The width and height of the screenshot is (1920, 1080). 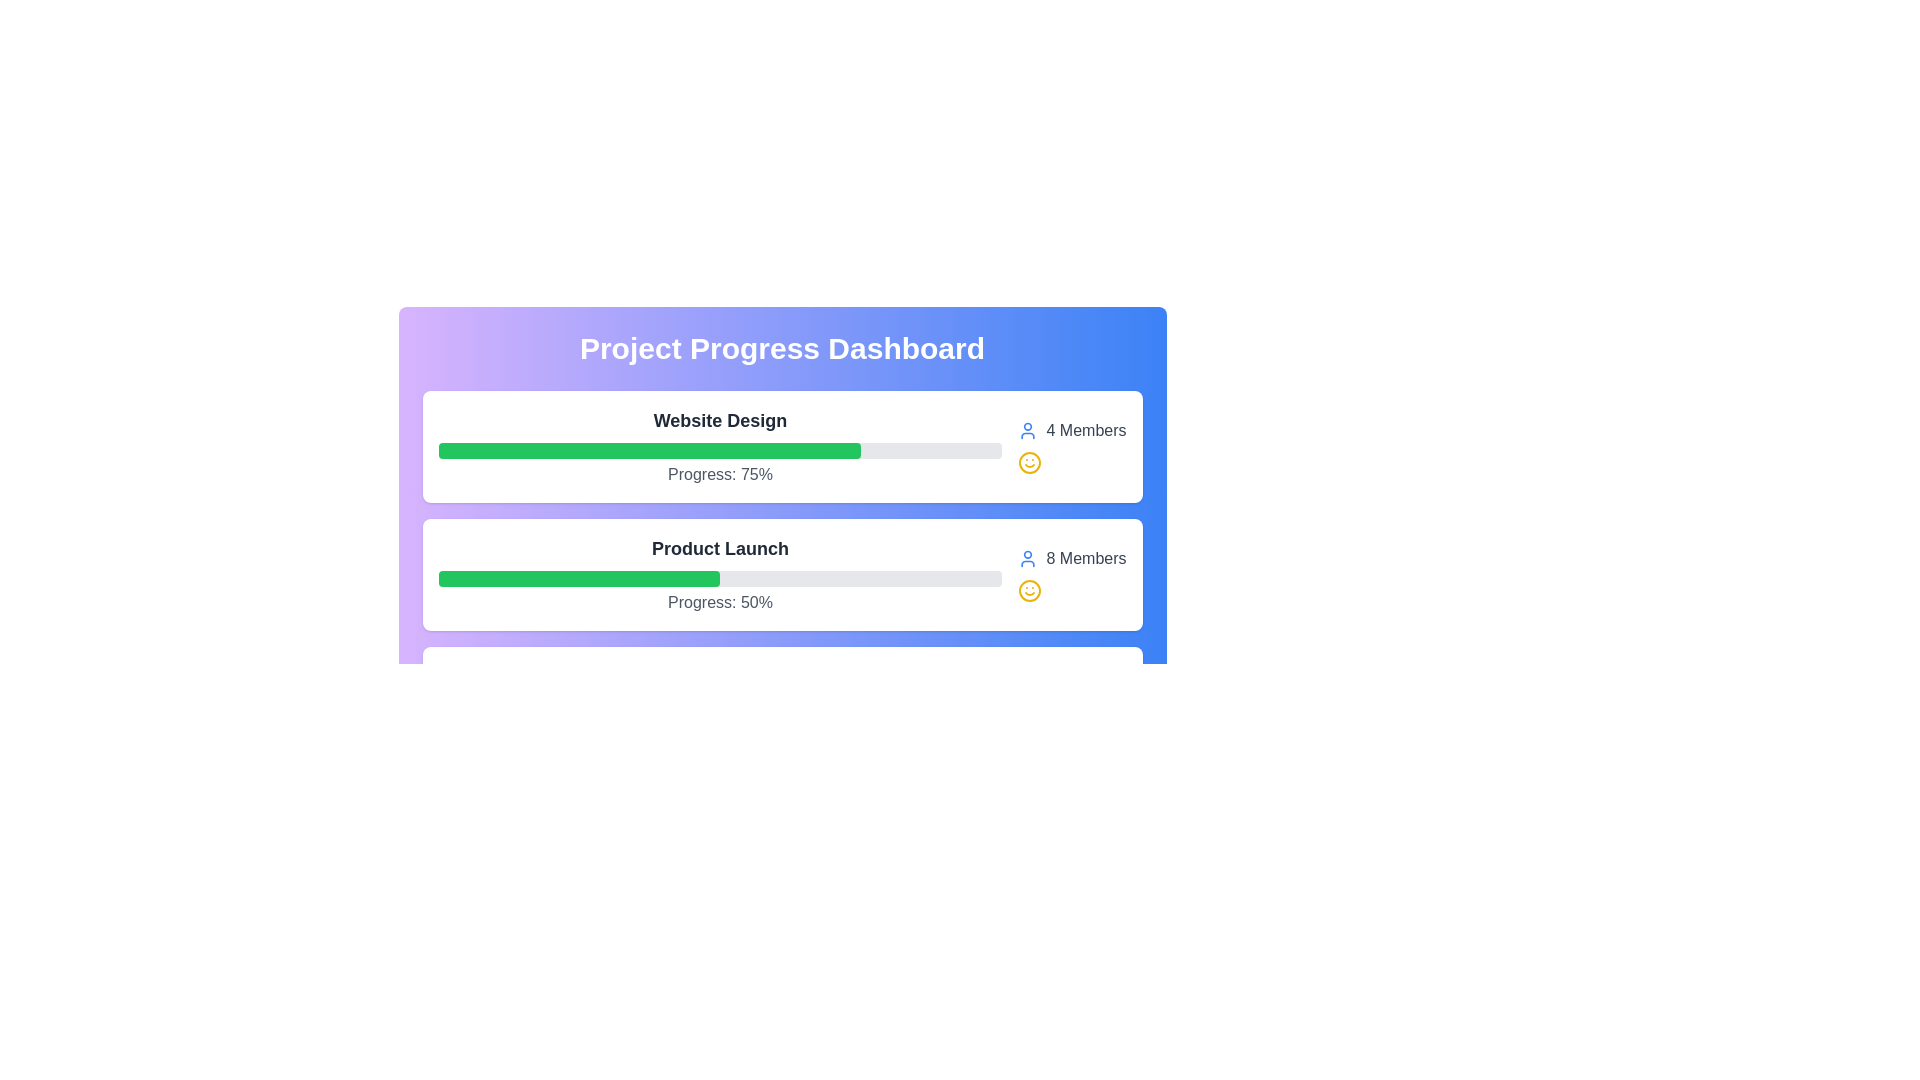 What do you see at coordinates (720, 419) in the screenshot?
I see `the text label reading 'Website Design', which is prominently styled in a bold, larger font and located at the top of the first progress section of the dashboard` at bounding box center [720, 419].